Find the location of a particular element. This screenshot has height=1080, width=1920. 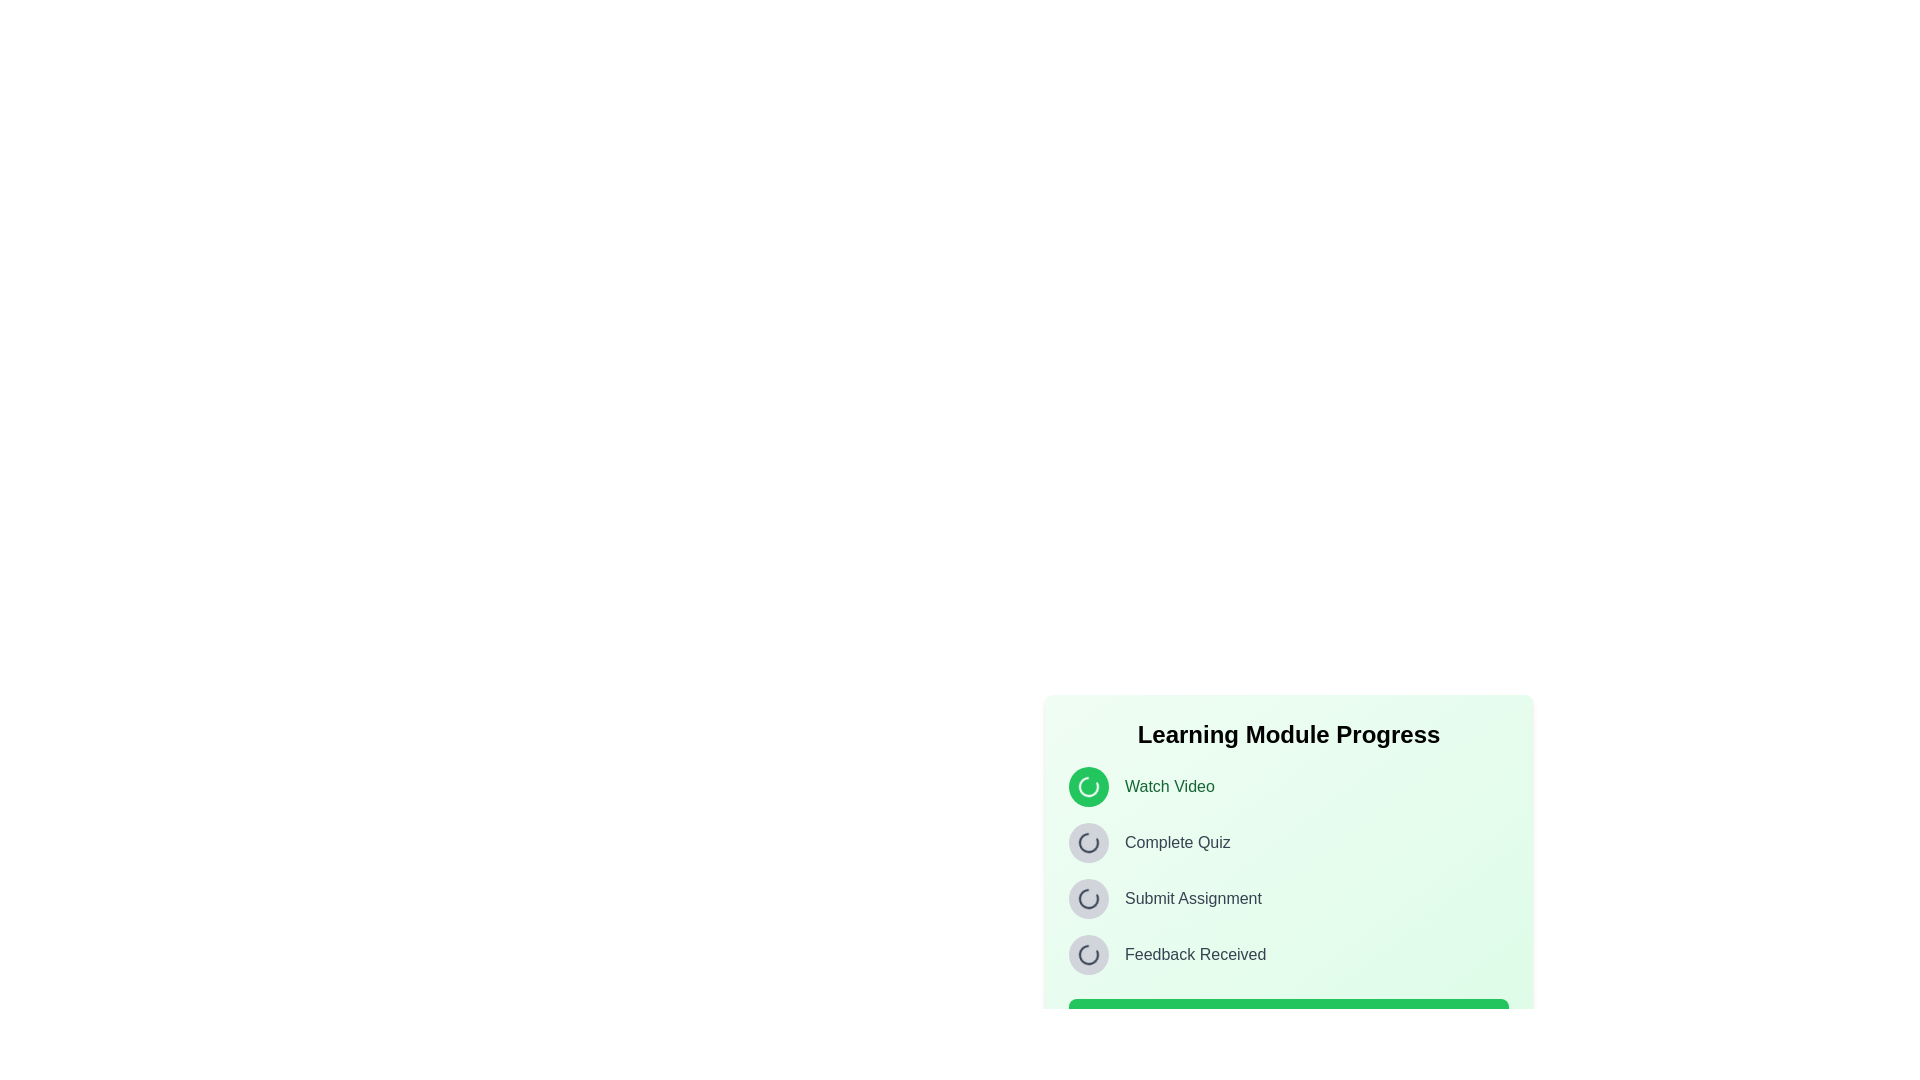

the text label displaying 'Submit Assignment', which is styled in gray and positioned under a progress tracker, to the right of the status icon is located at coordinates (1193, 897).